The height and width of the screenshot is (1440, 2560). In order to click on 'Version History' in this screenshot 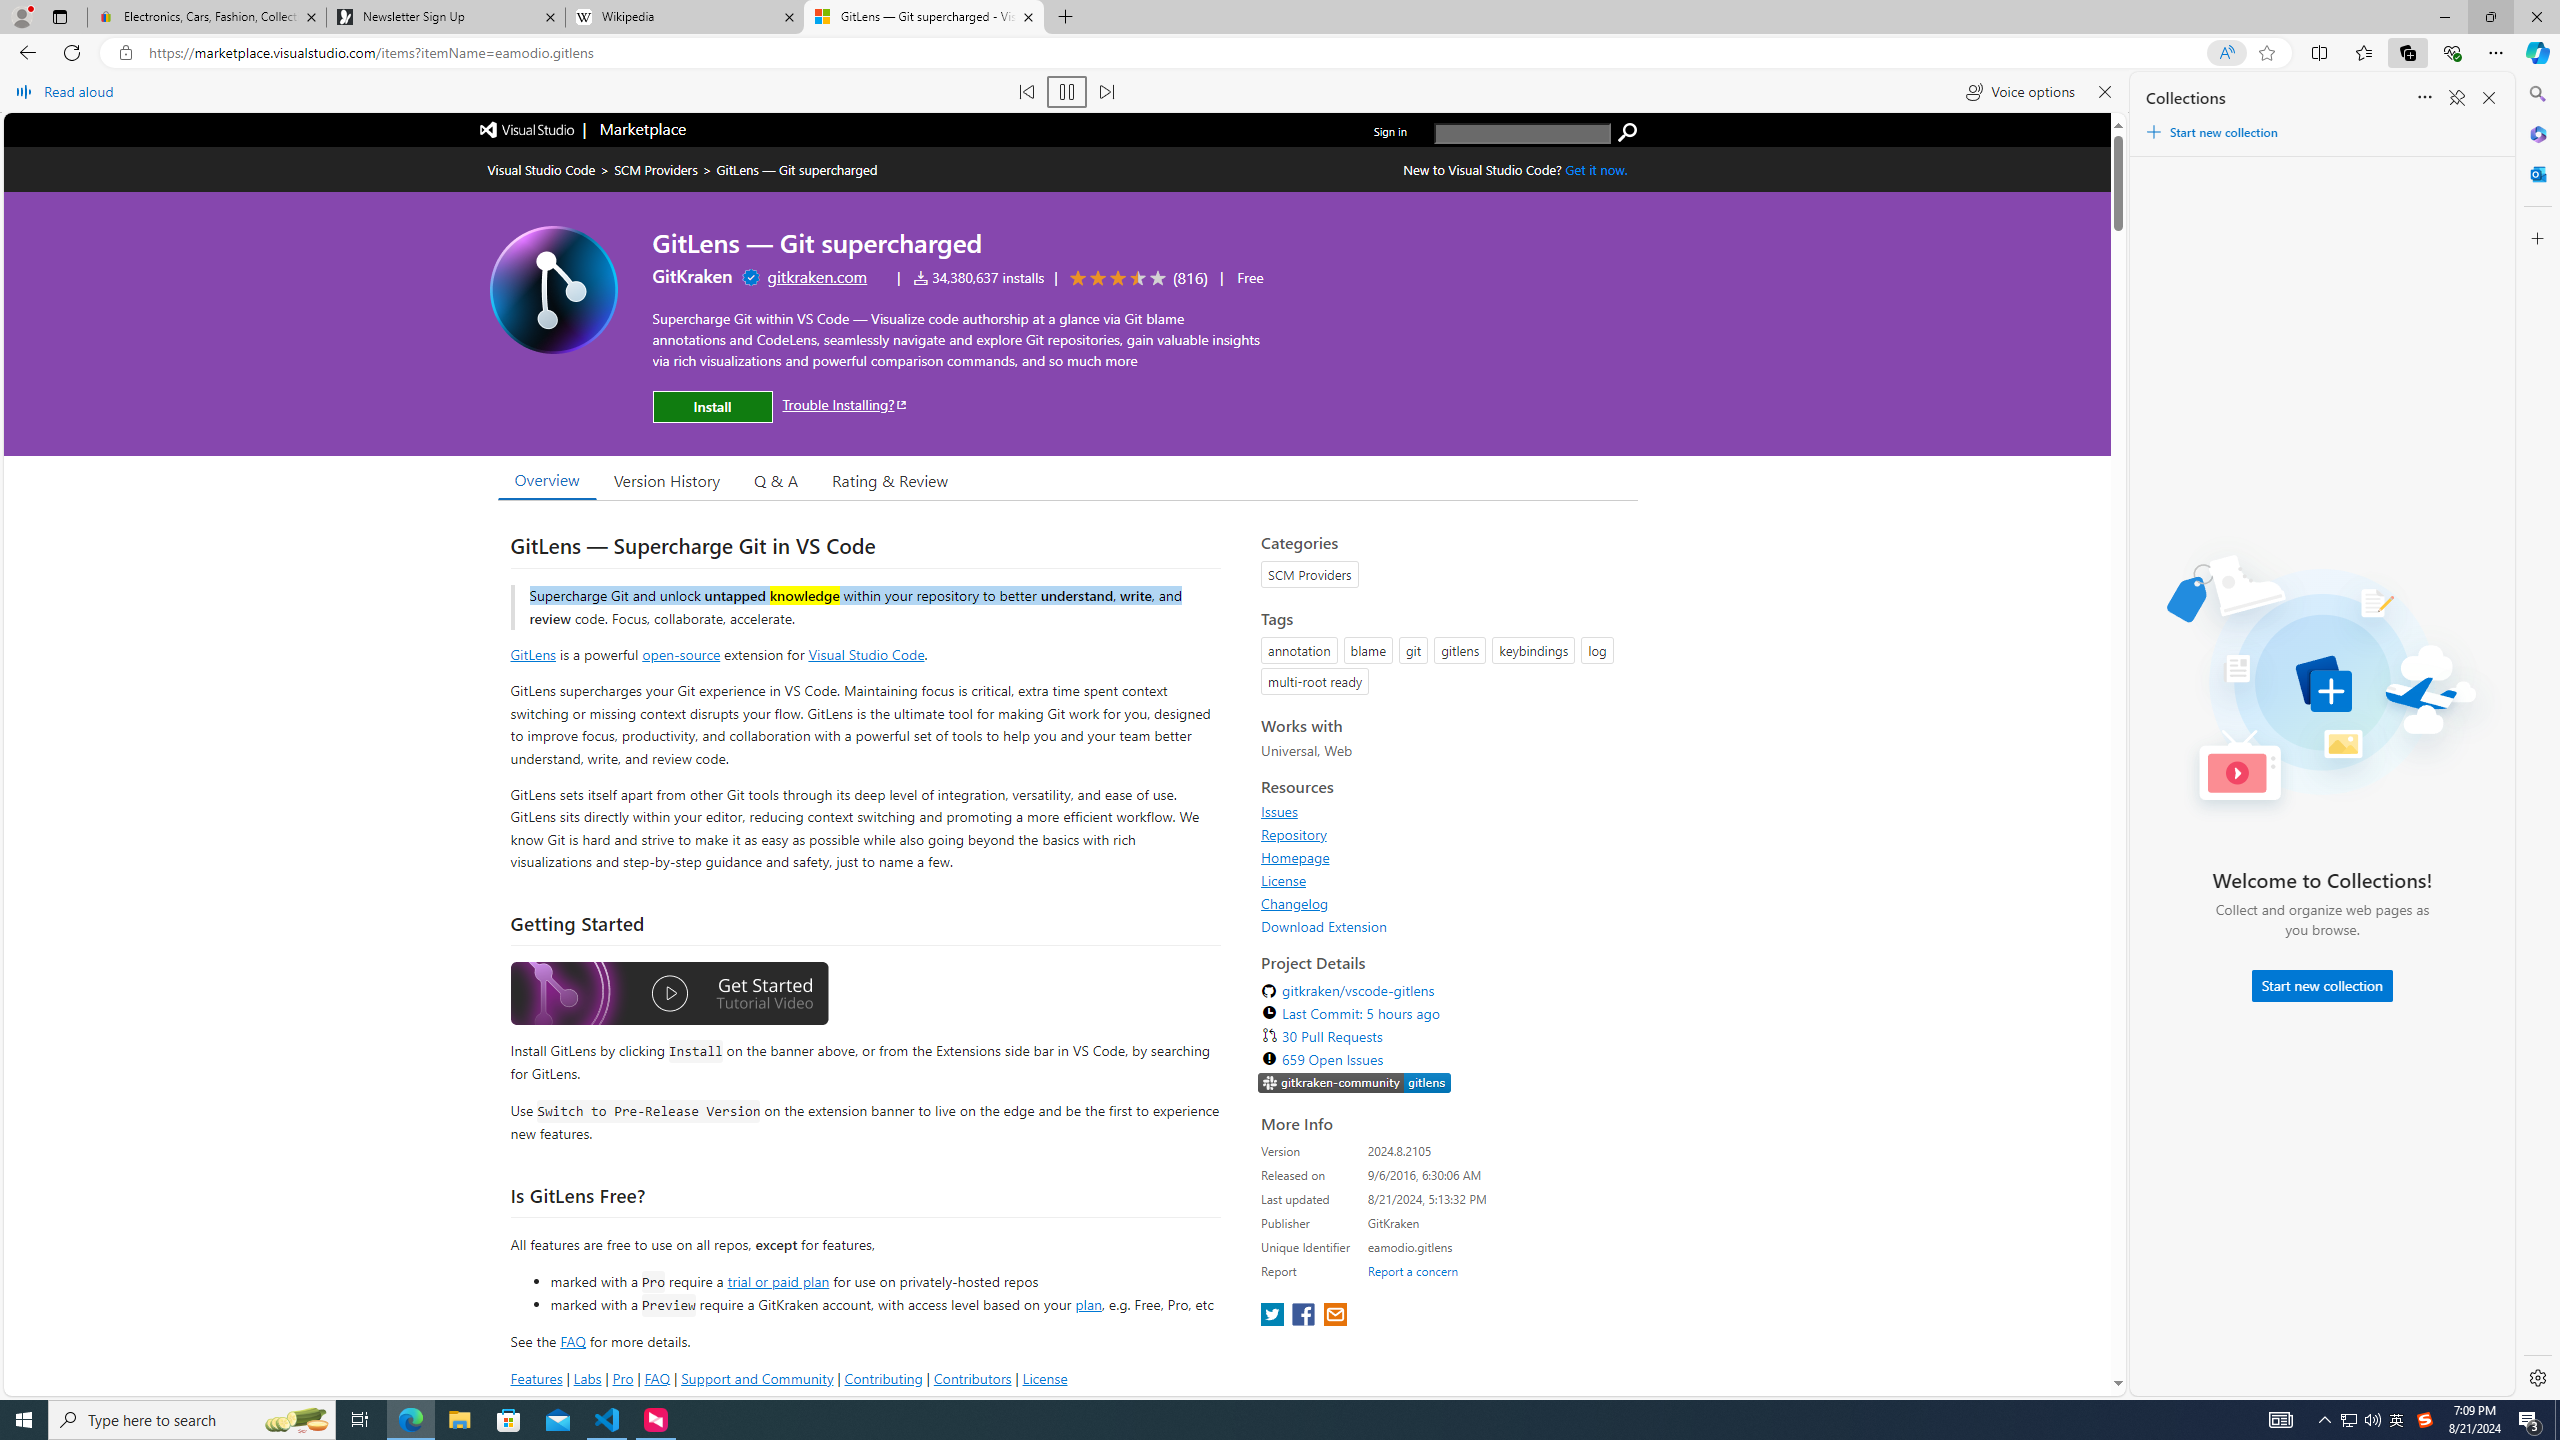, I will do `click(665, 478)`.